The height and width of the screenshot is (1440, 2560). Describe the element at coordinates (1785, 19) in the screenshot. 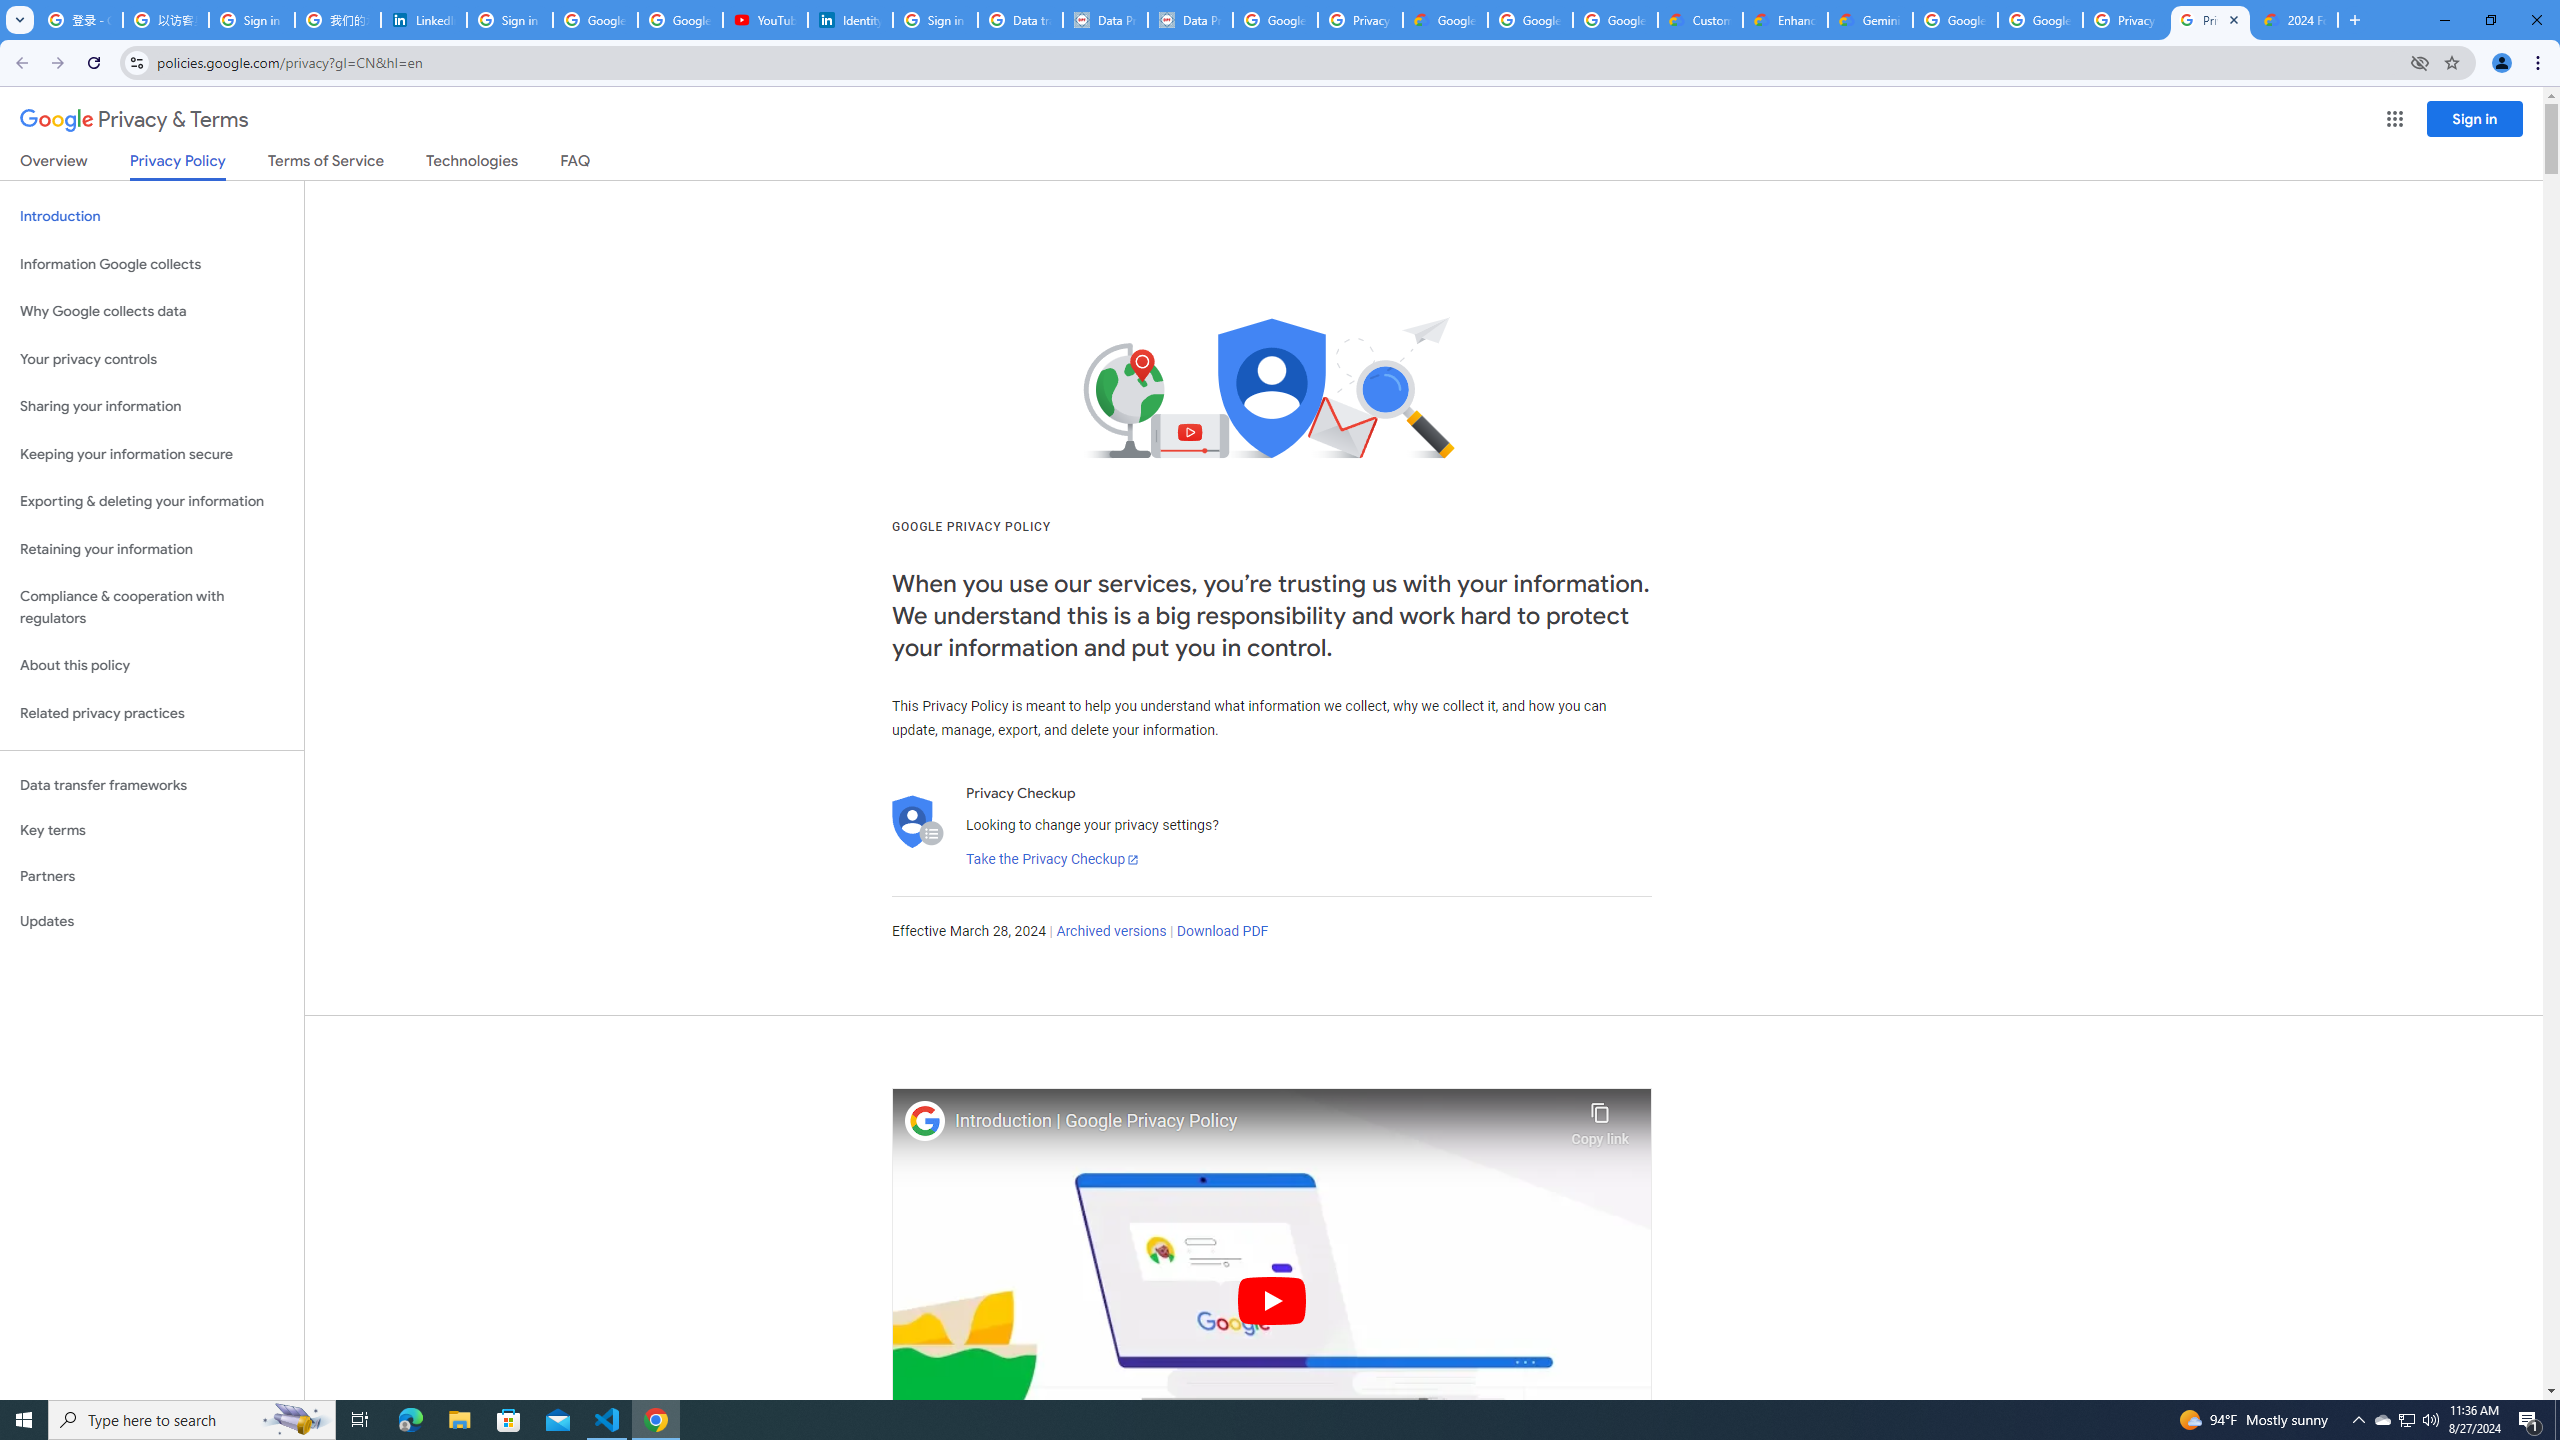

I see `'Enhanced Support | Google Cloud'` at that location.